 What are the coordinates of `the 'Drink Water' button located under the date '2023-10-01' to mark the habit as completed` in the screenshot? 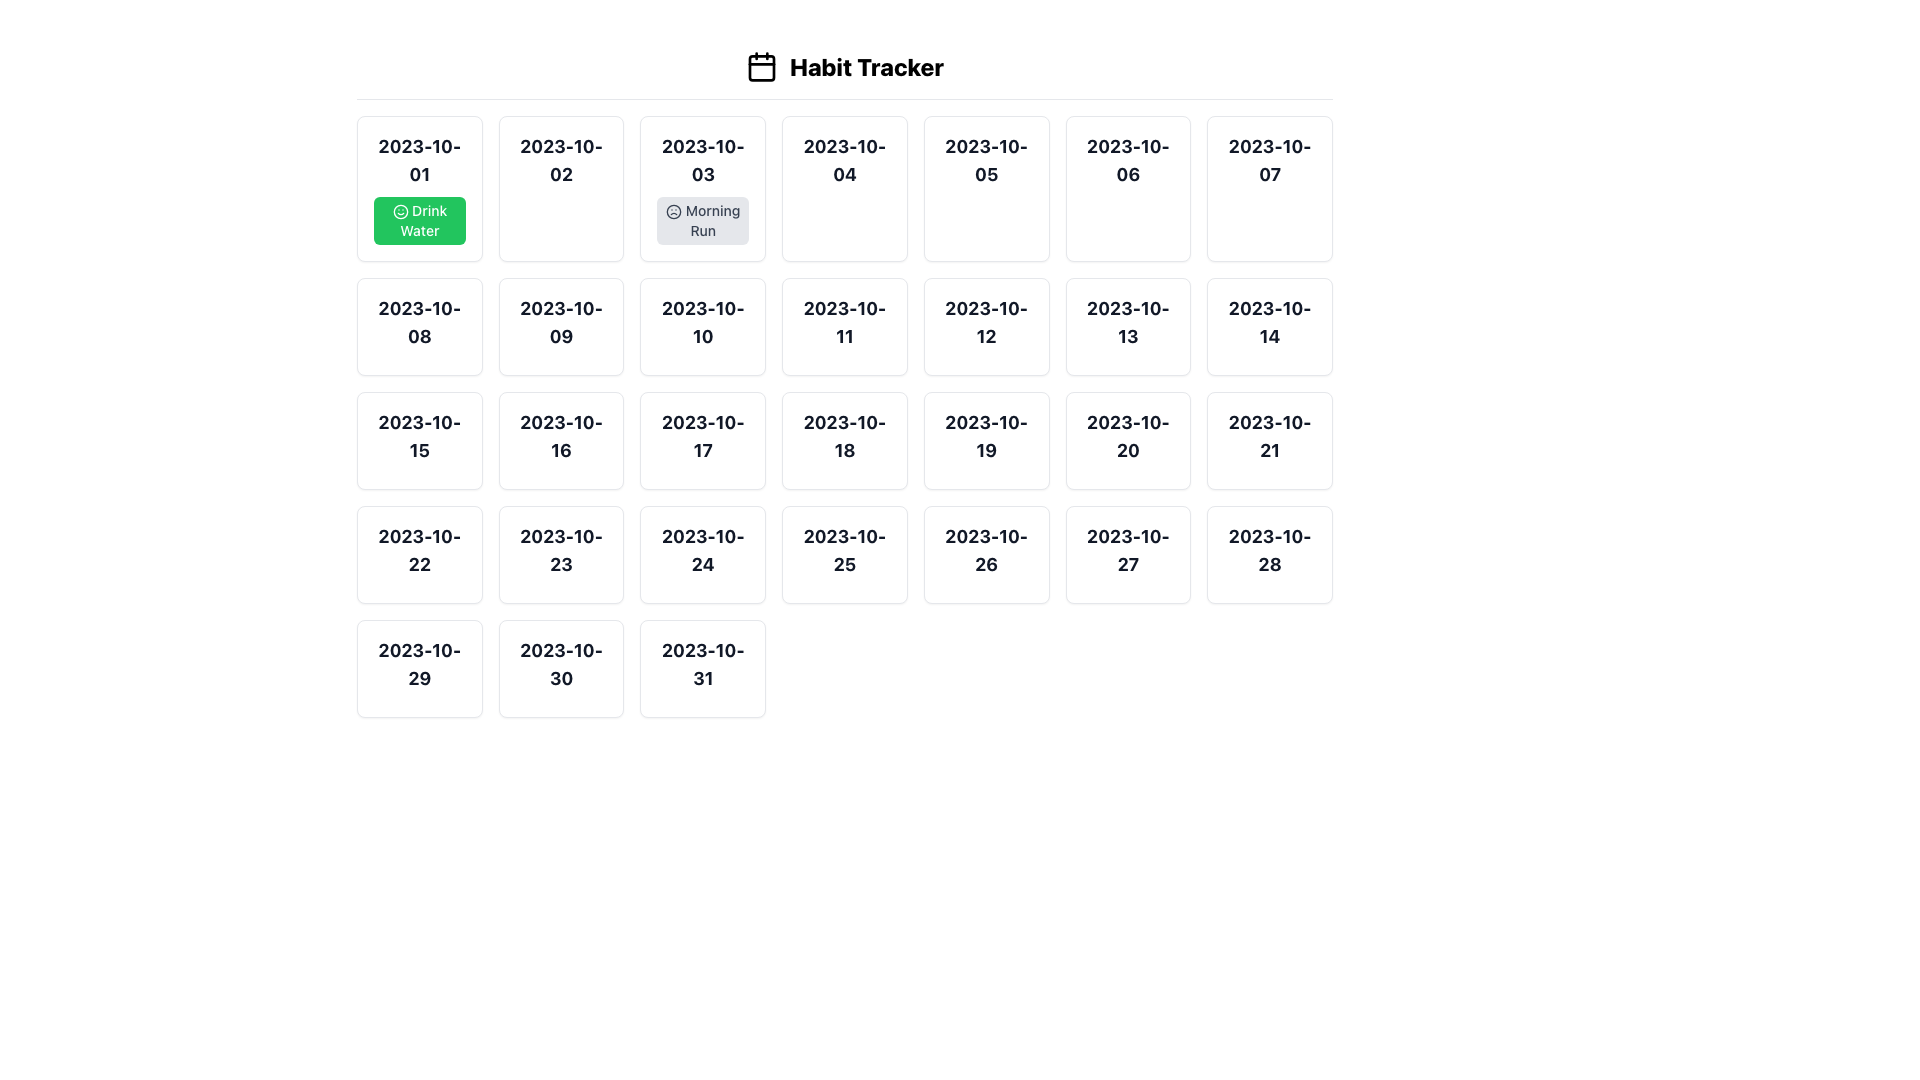 It's located at (418, 220).